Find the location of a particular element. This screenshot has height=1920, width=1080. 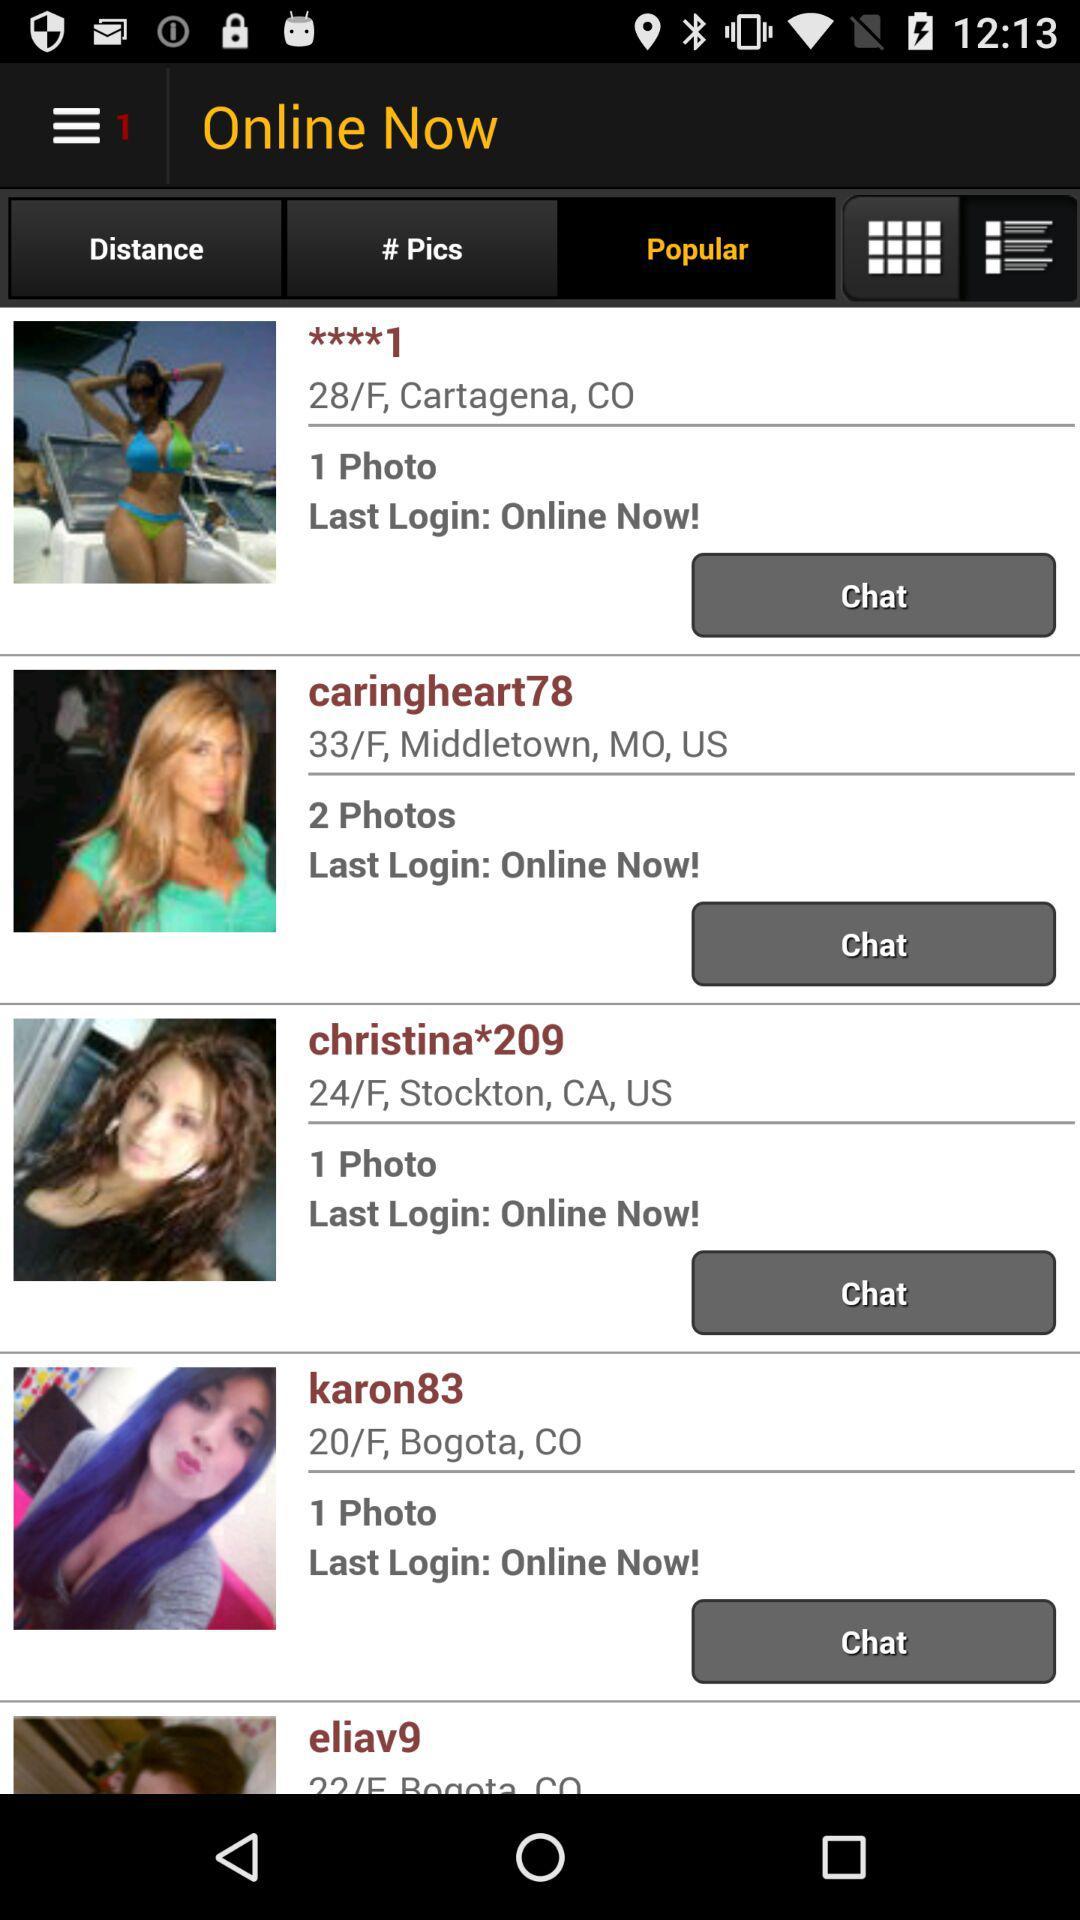

a first image which is below distance is located at coordinates (144, 451).